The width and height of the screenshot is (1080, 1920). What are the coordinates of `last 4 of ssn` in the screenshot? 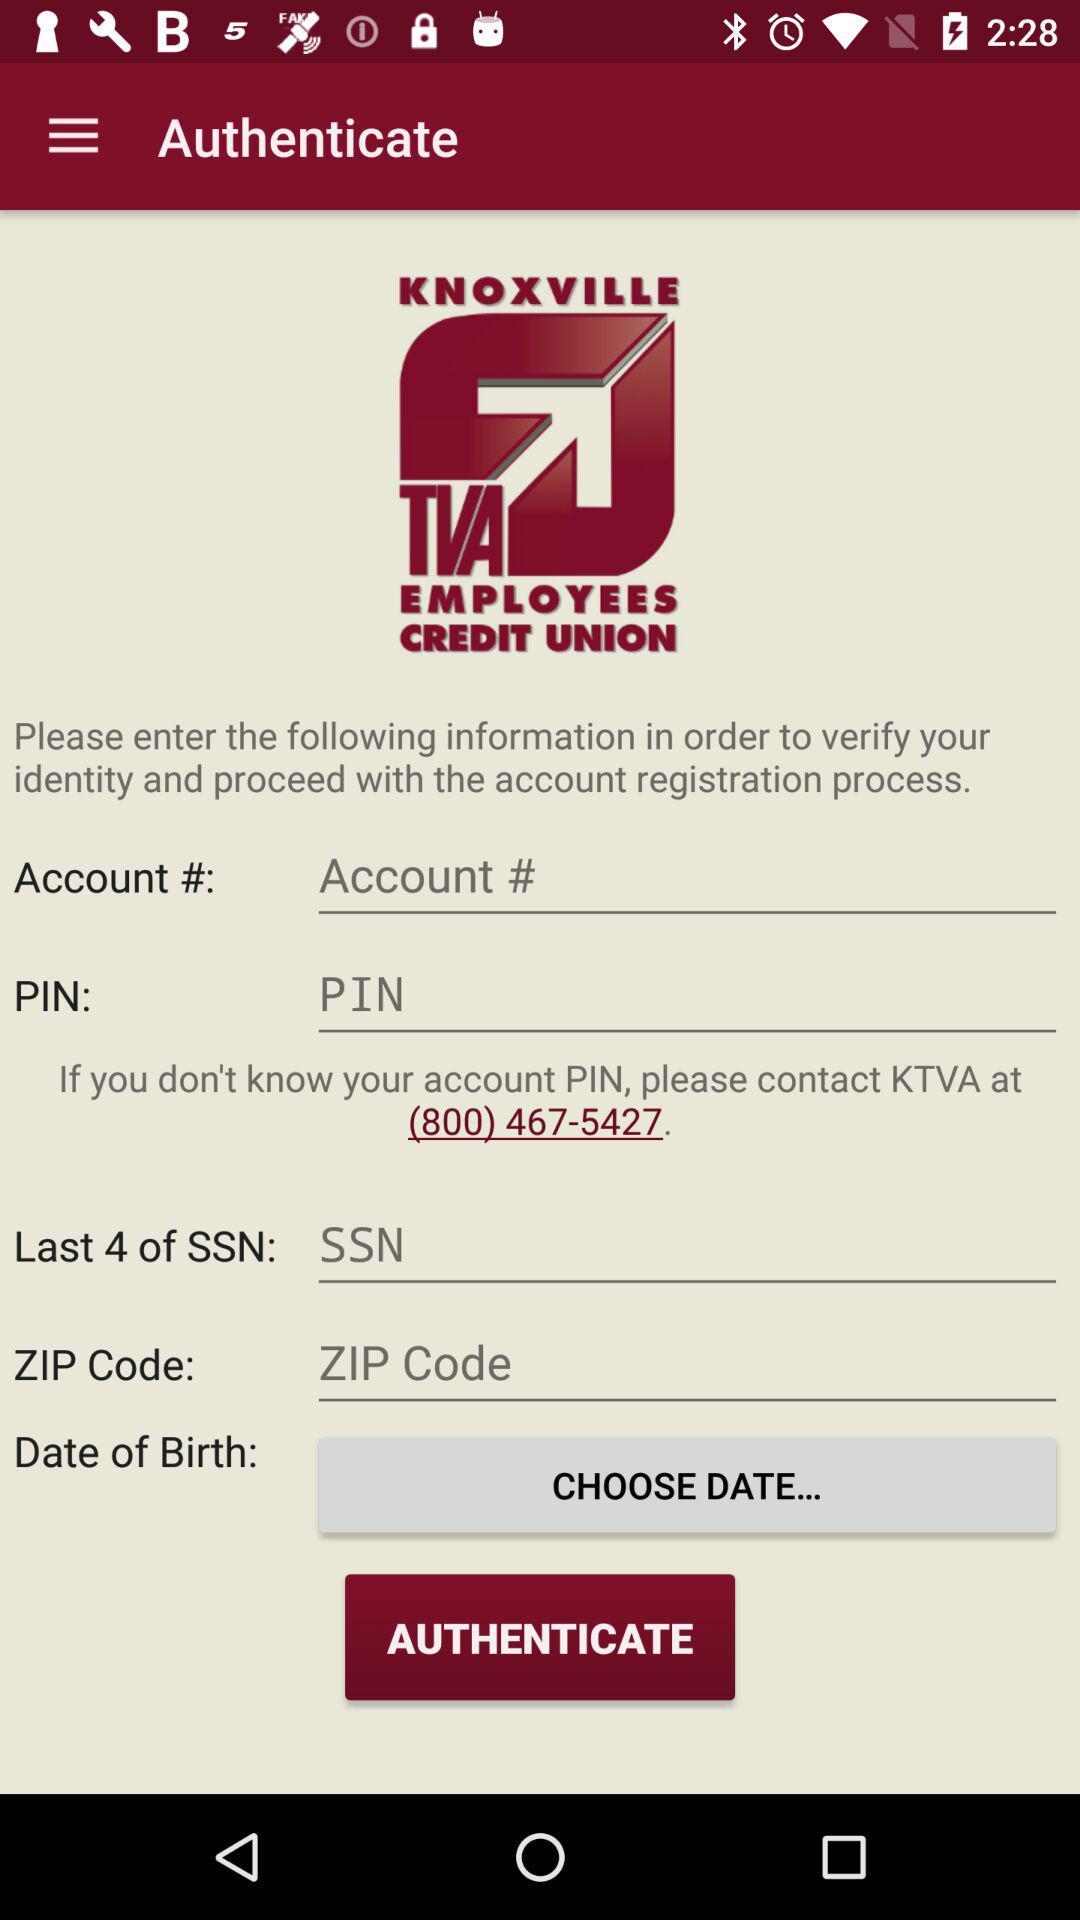 It's located at (686, 1243).